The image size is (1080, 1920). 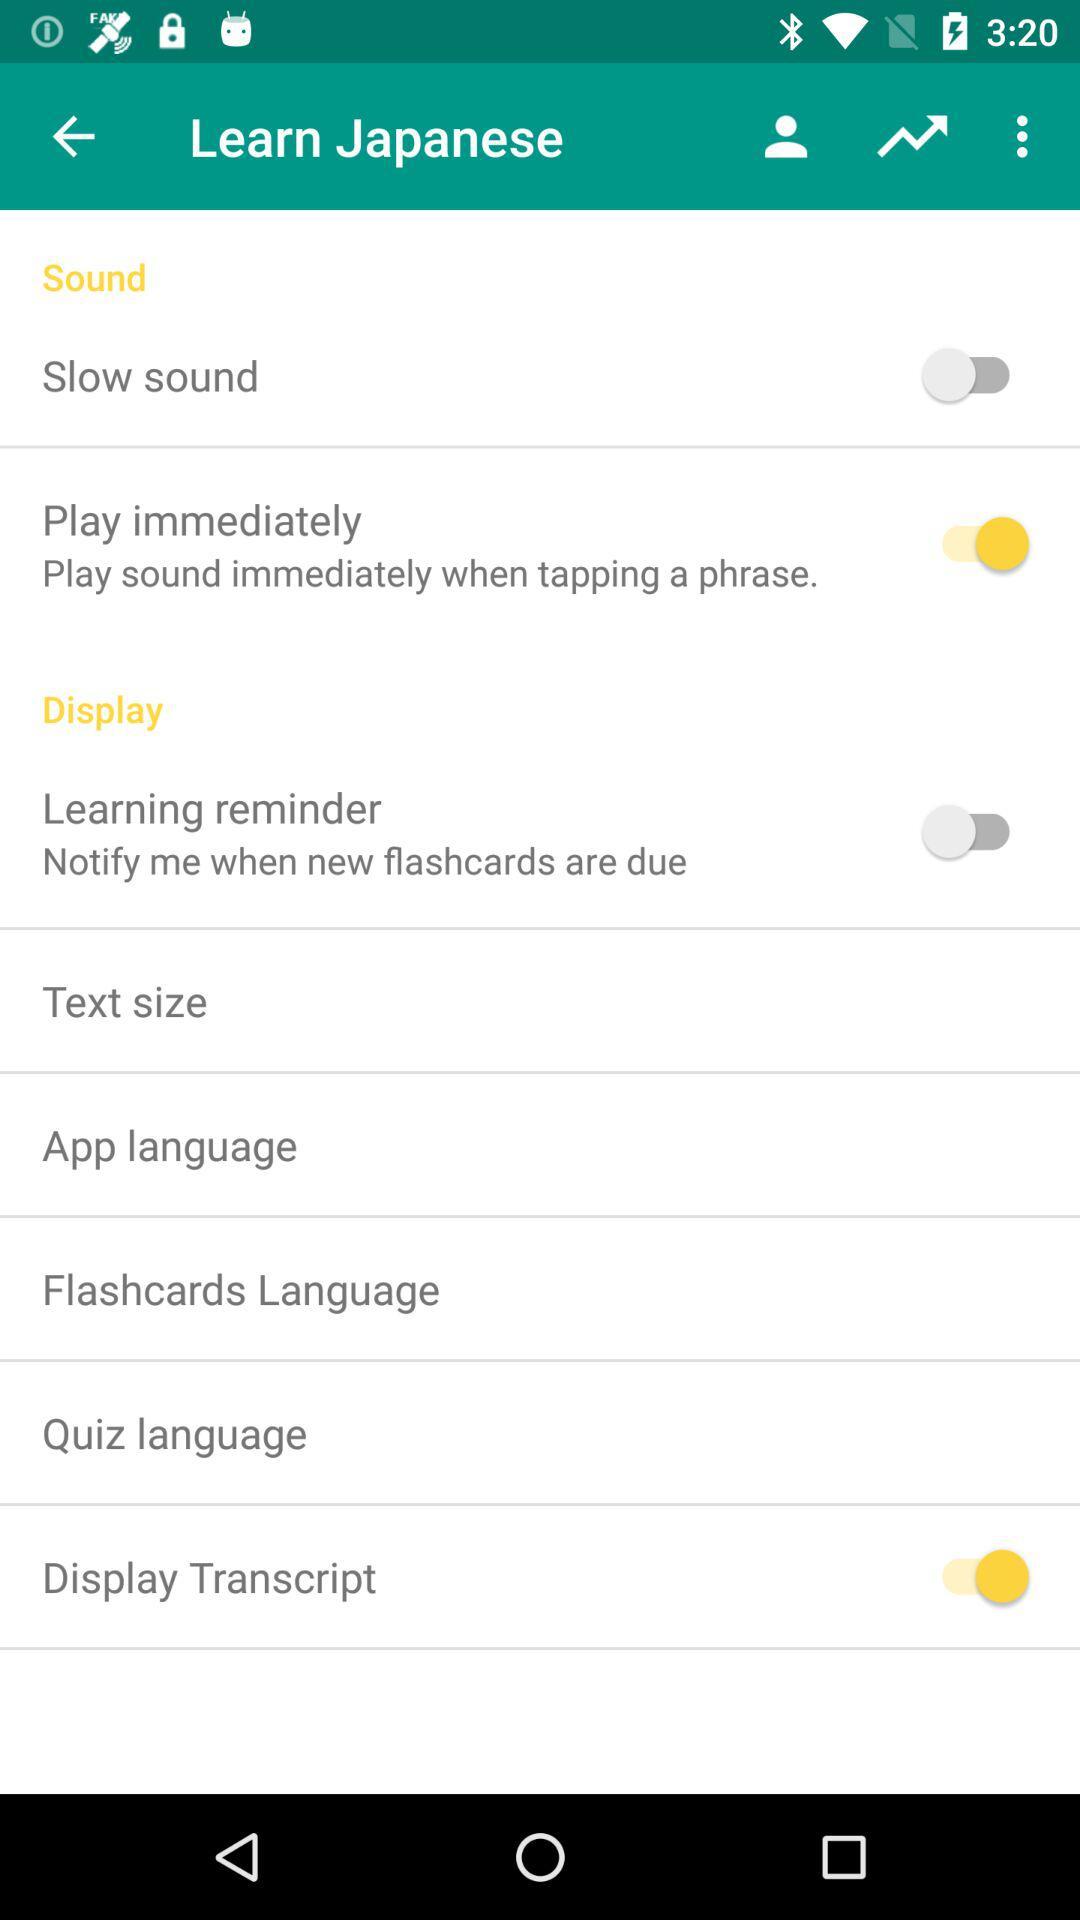 I want to click on the first icon adjacent right side of learn japanese, so click(x=785, y=136).